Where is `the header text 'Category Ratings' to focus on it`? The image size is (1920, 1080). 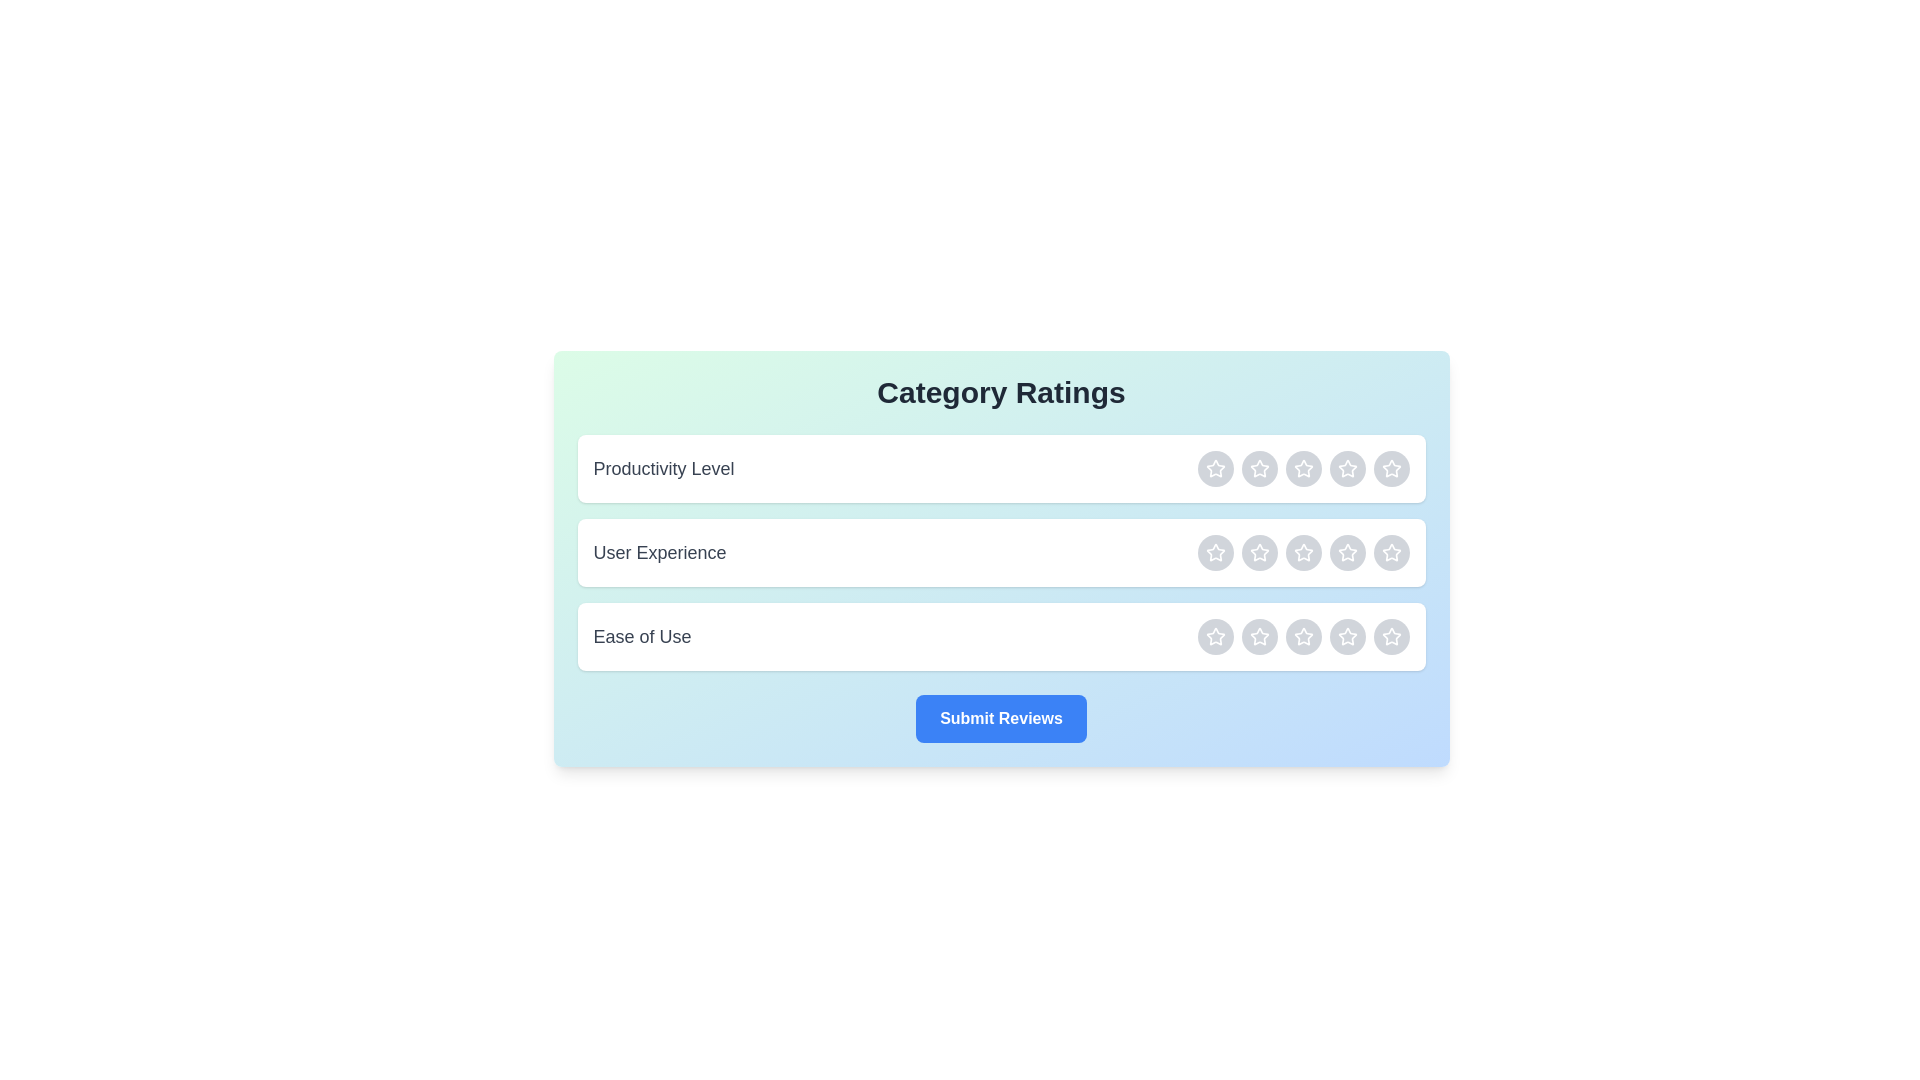
the header text 'Category Ratings' to focus on it is located at coordinates (1001, 393).